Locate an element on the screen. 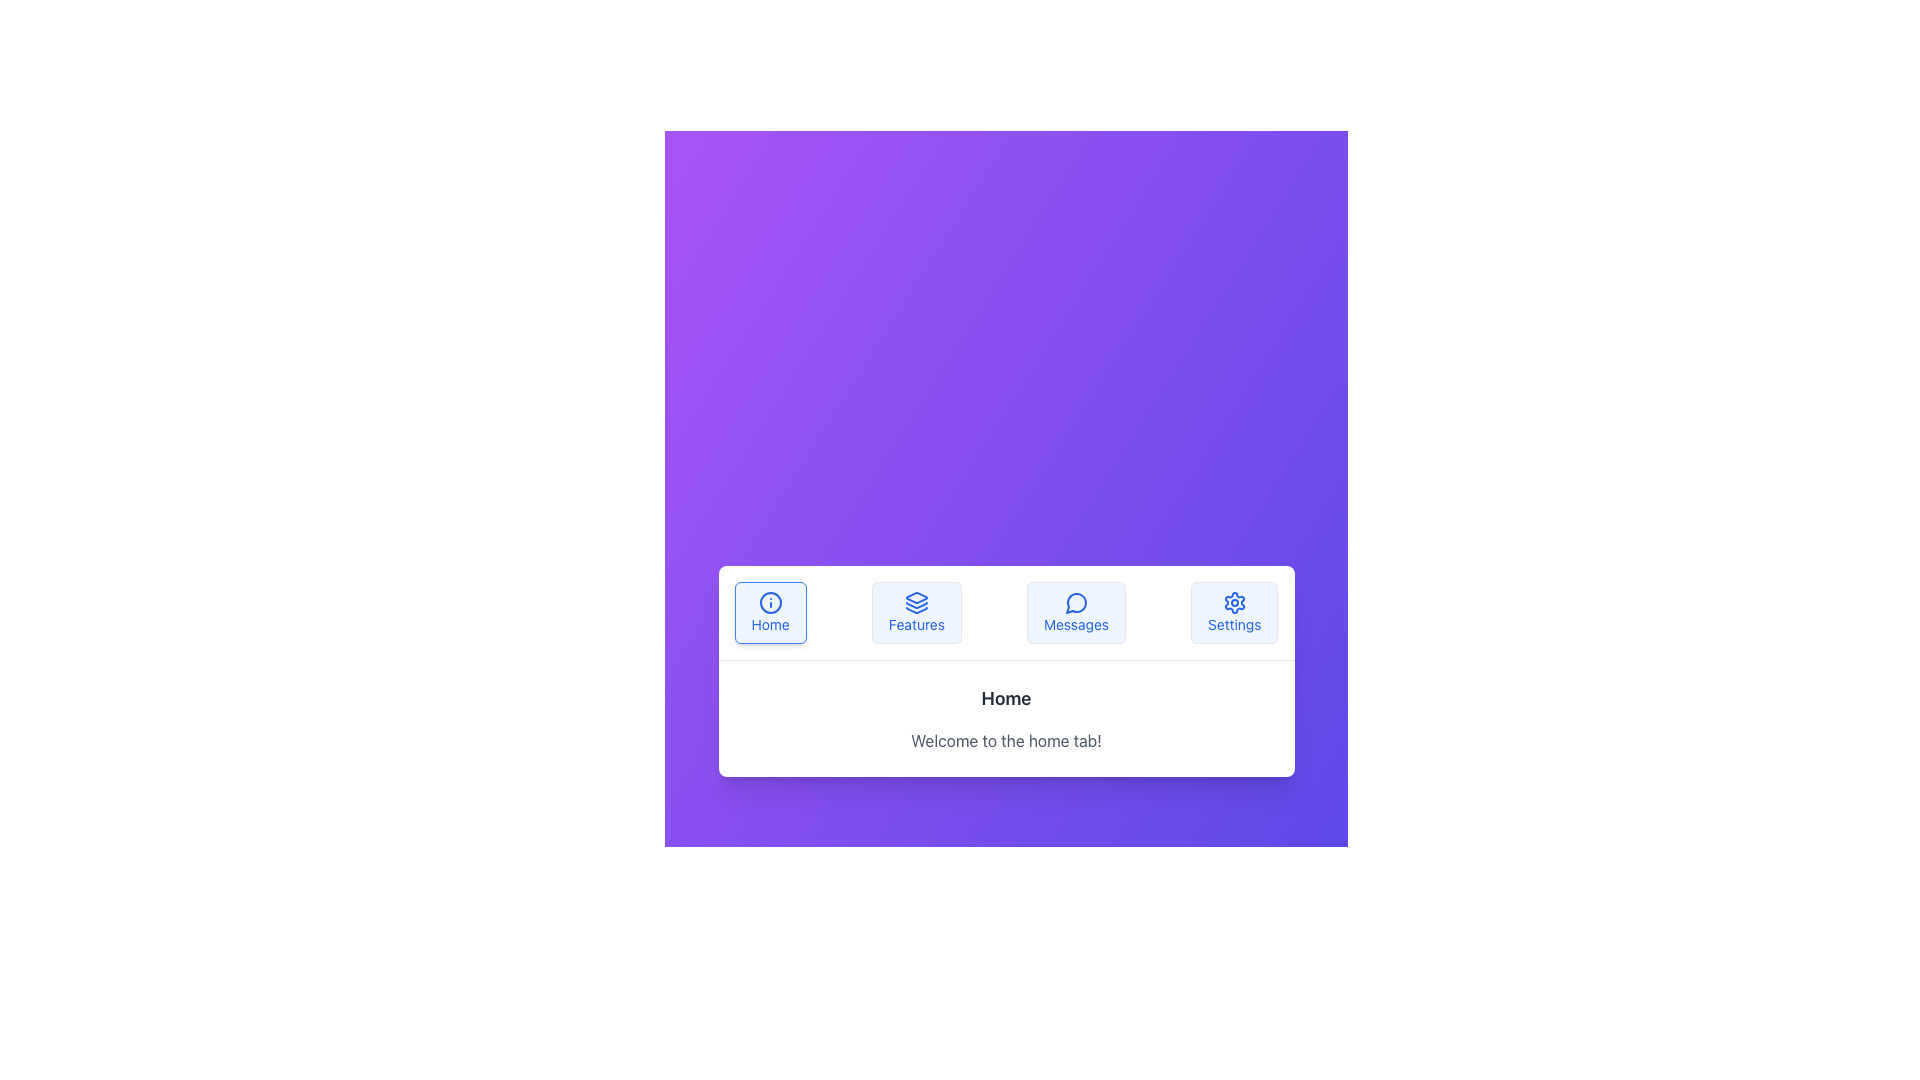 This screenshot has height=1080, width=1920. the static text label that welcomes the user to the 'Home' section of the interface, located directly below the 'Home' text element is located at coordinates (1006, 740).